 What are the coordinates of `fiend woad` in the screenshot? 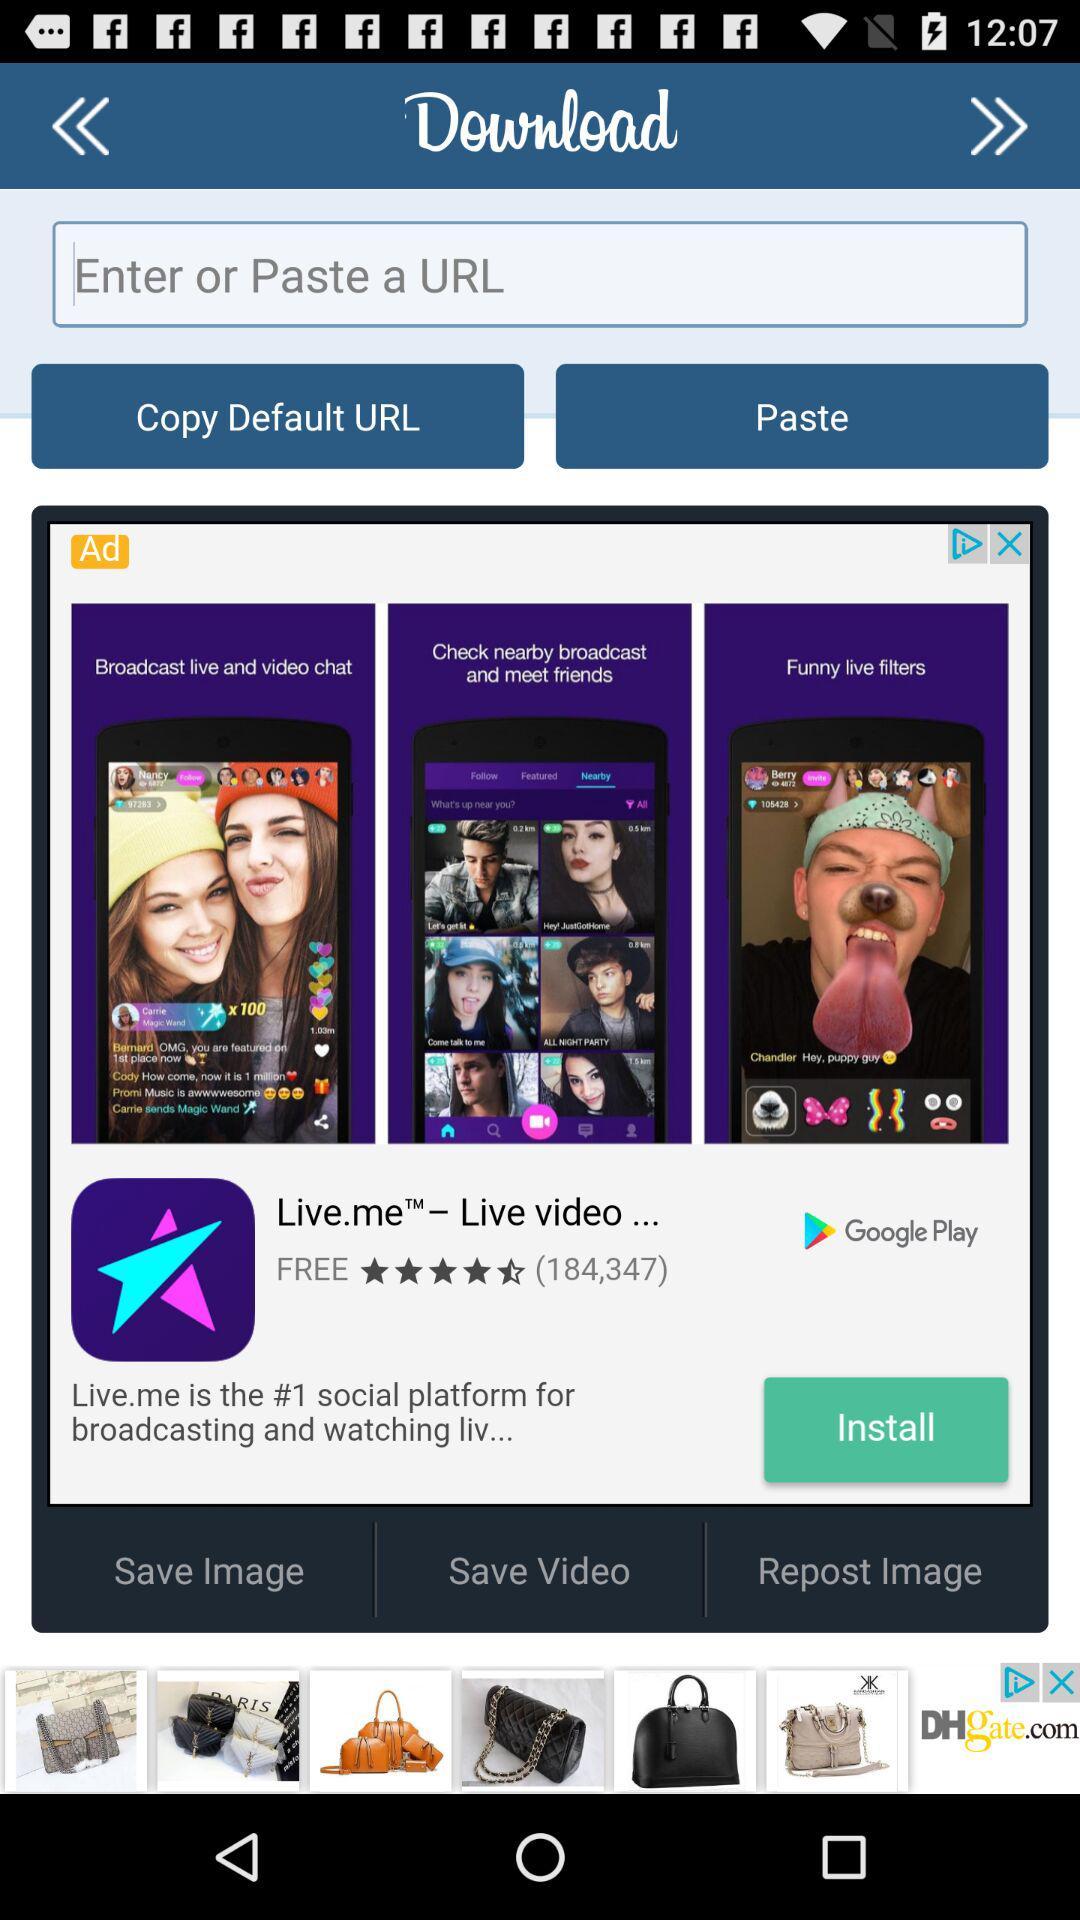 It's located at (999, 124).